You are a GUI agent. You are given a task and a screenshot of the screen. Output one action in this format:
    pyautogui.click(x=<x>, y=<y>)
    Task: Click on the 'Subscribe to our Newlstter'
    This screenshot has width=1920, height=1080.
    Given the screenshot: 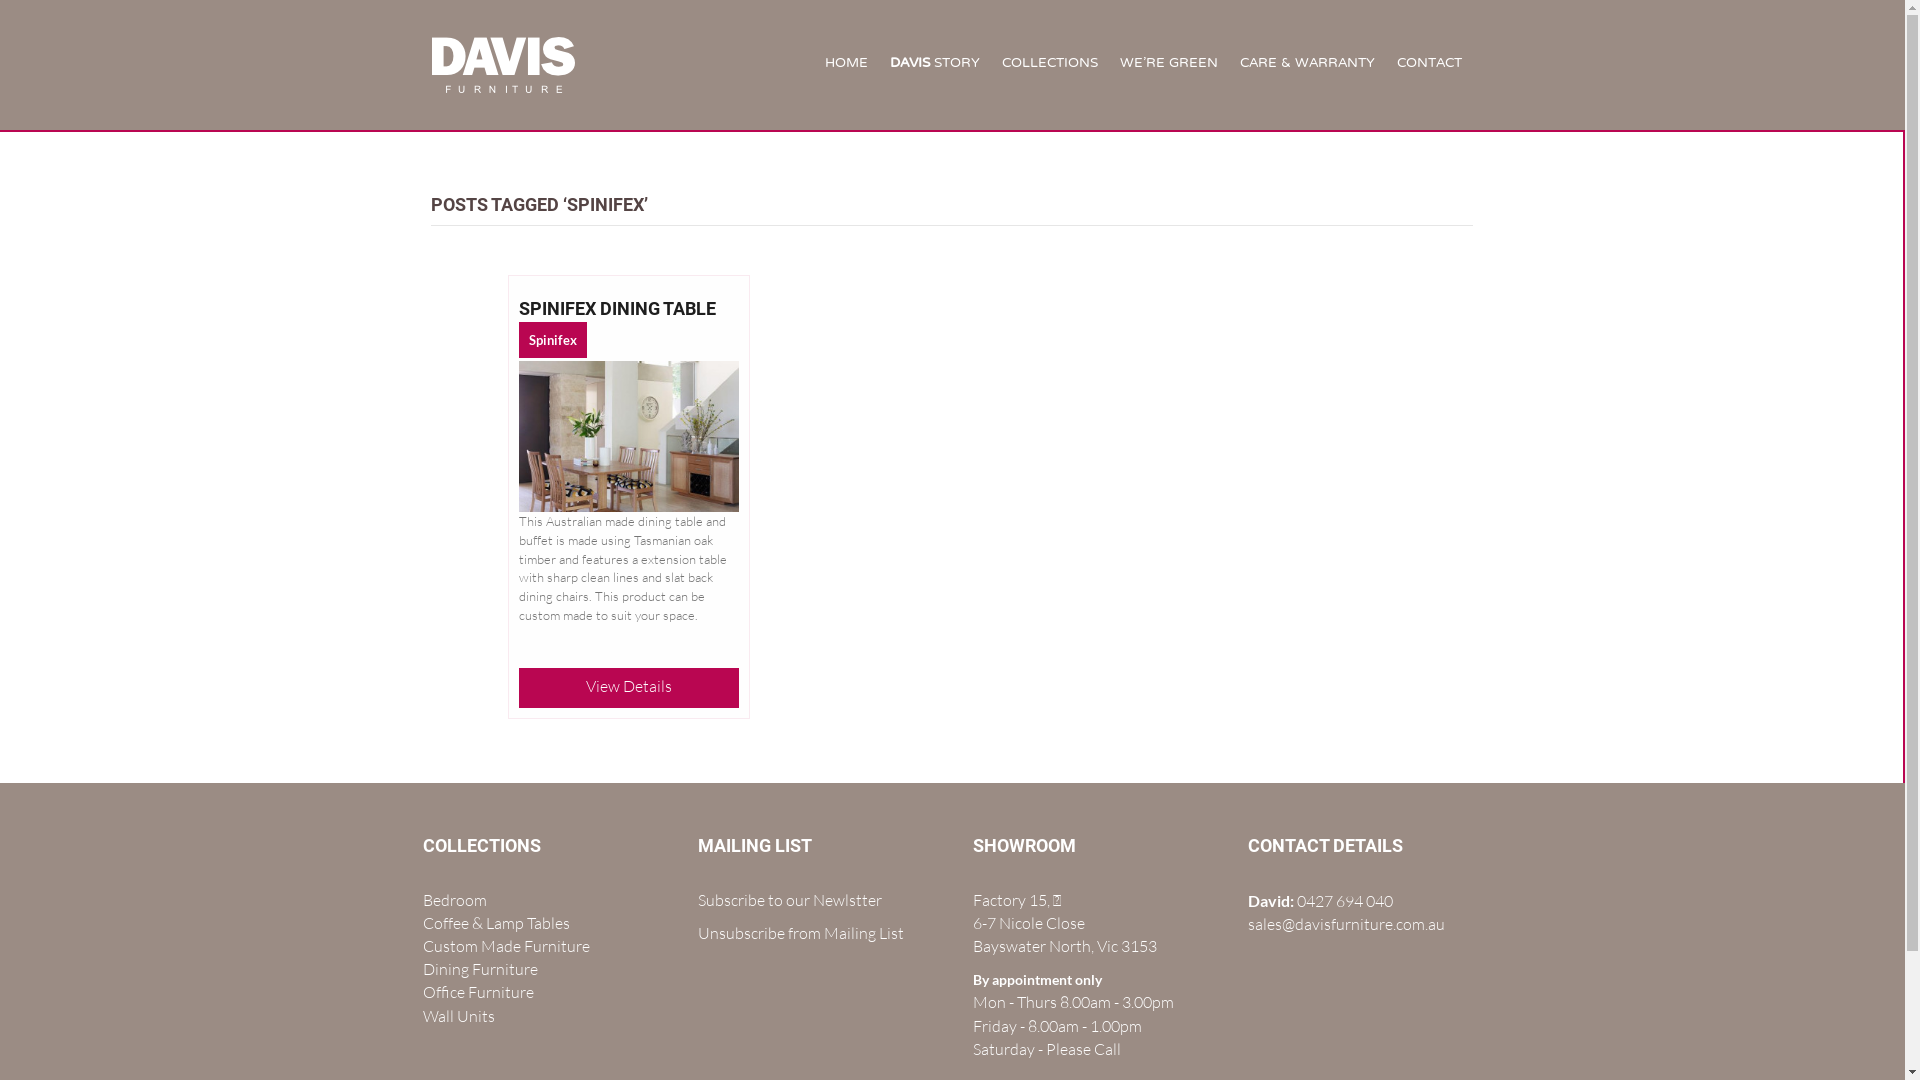 What is the action you would take?
    pyautogui.click(x=789, y=898)
    